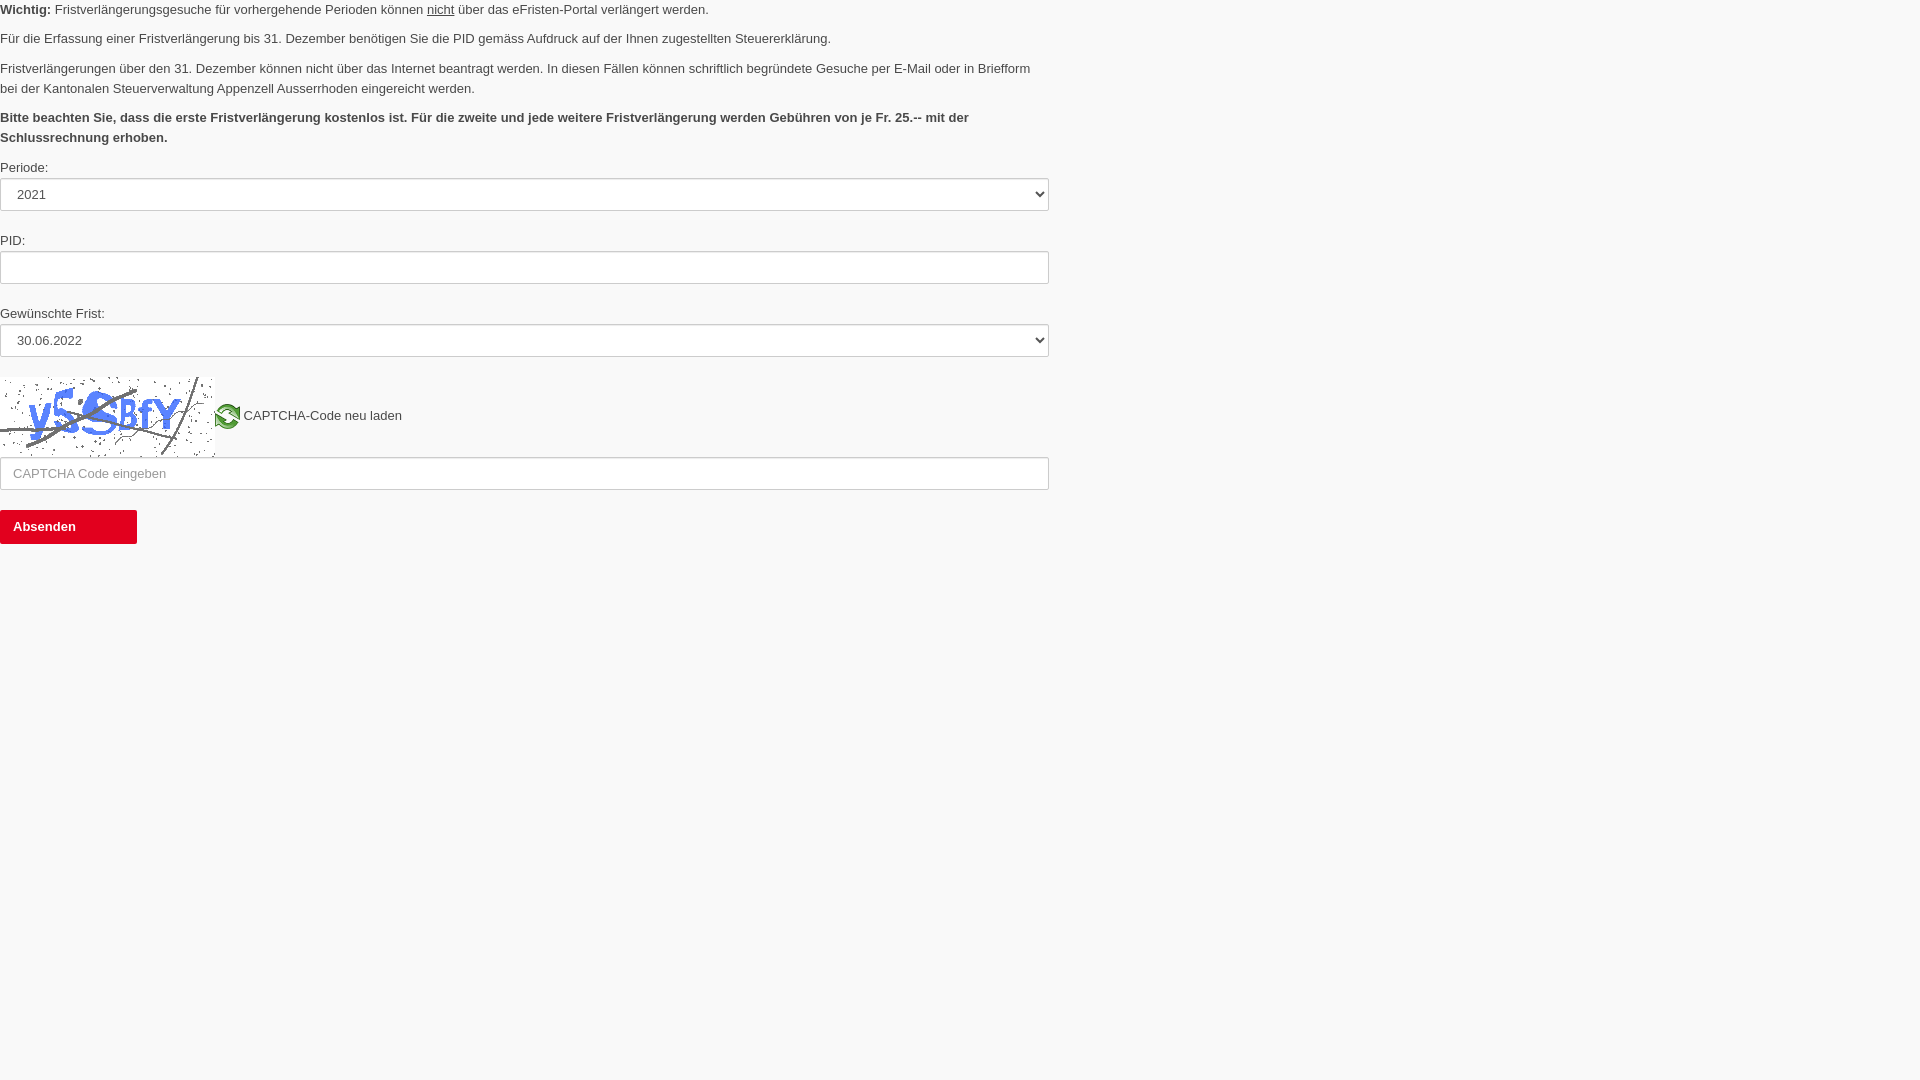  Describe the element at coordinates (68, 526) in the screenshot. I see `'Absenden'` at that location.